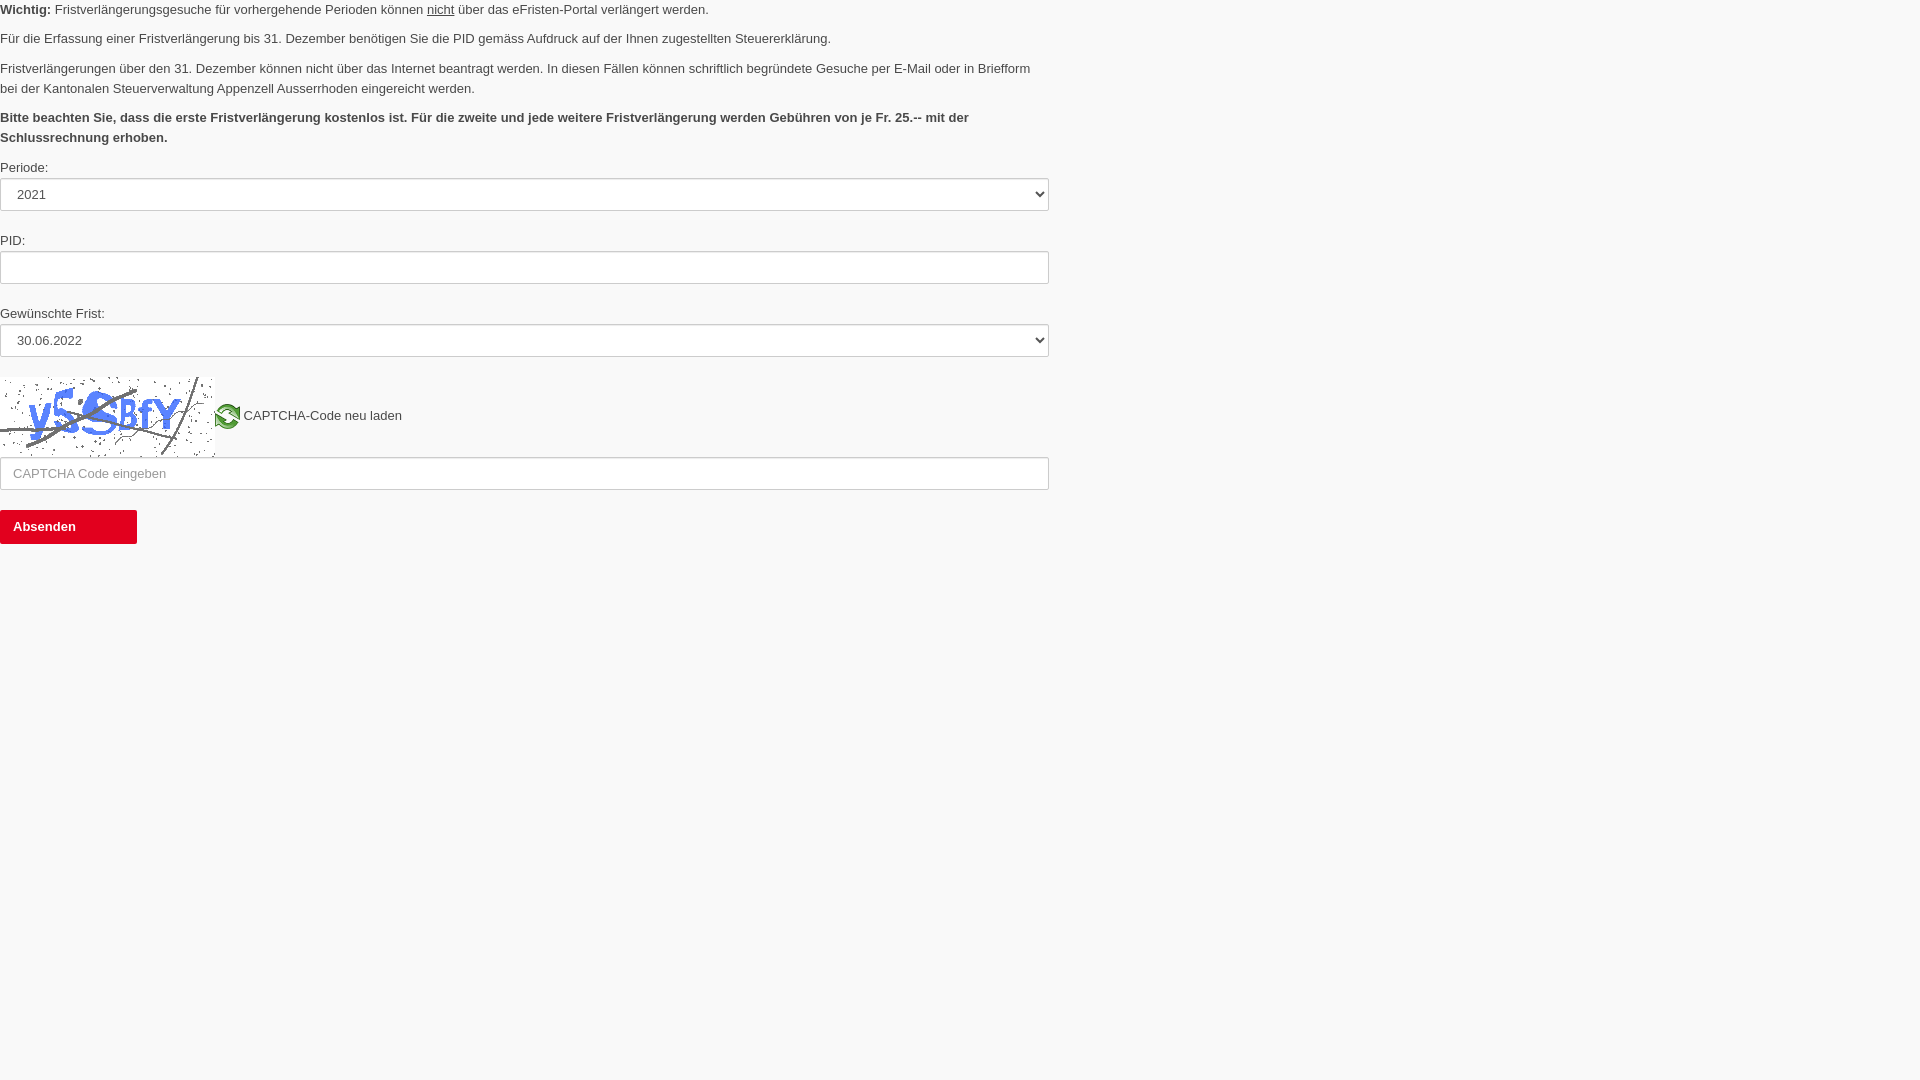  Describe the element at coordinates (68, 526) in the screenshot. I see `'Absenden'` at that location.